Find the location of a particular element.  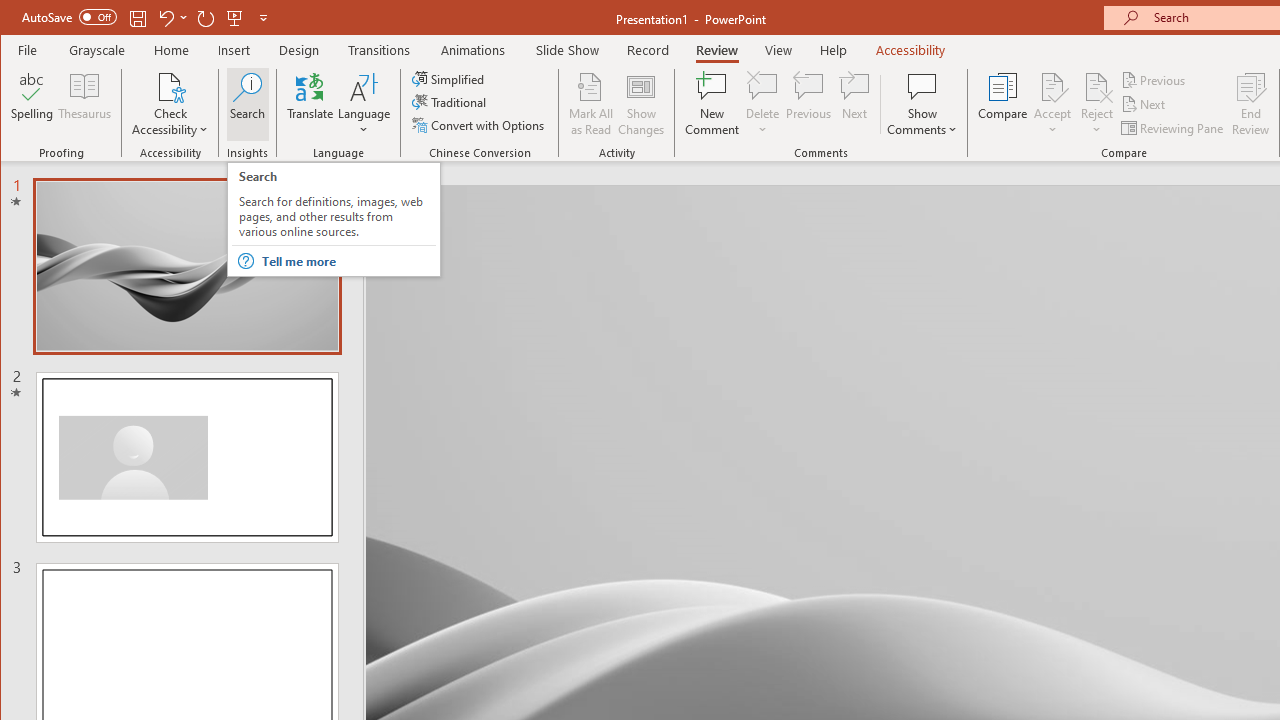

'Translate' is located at coordinates (309, 104).